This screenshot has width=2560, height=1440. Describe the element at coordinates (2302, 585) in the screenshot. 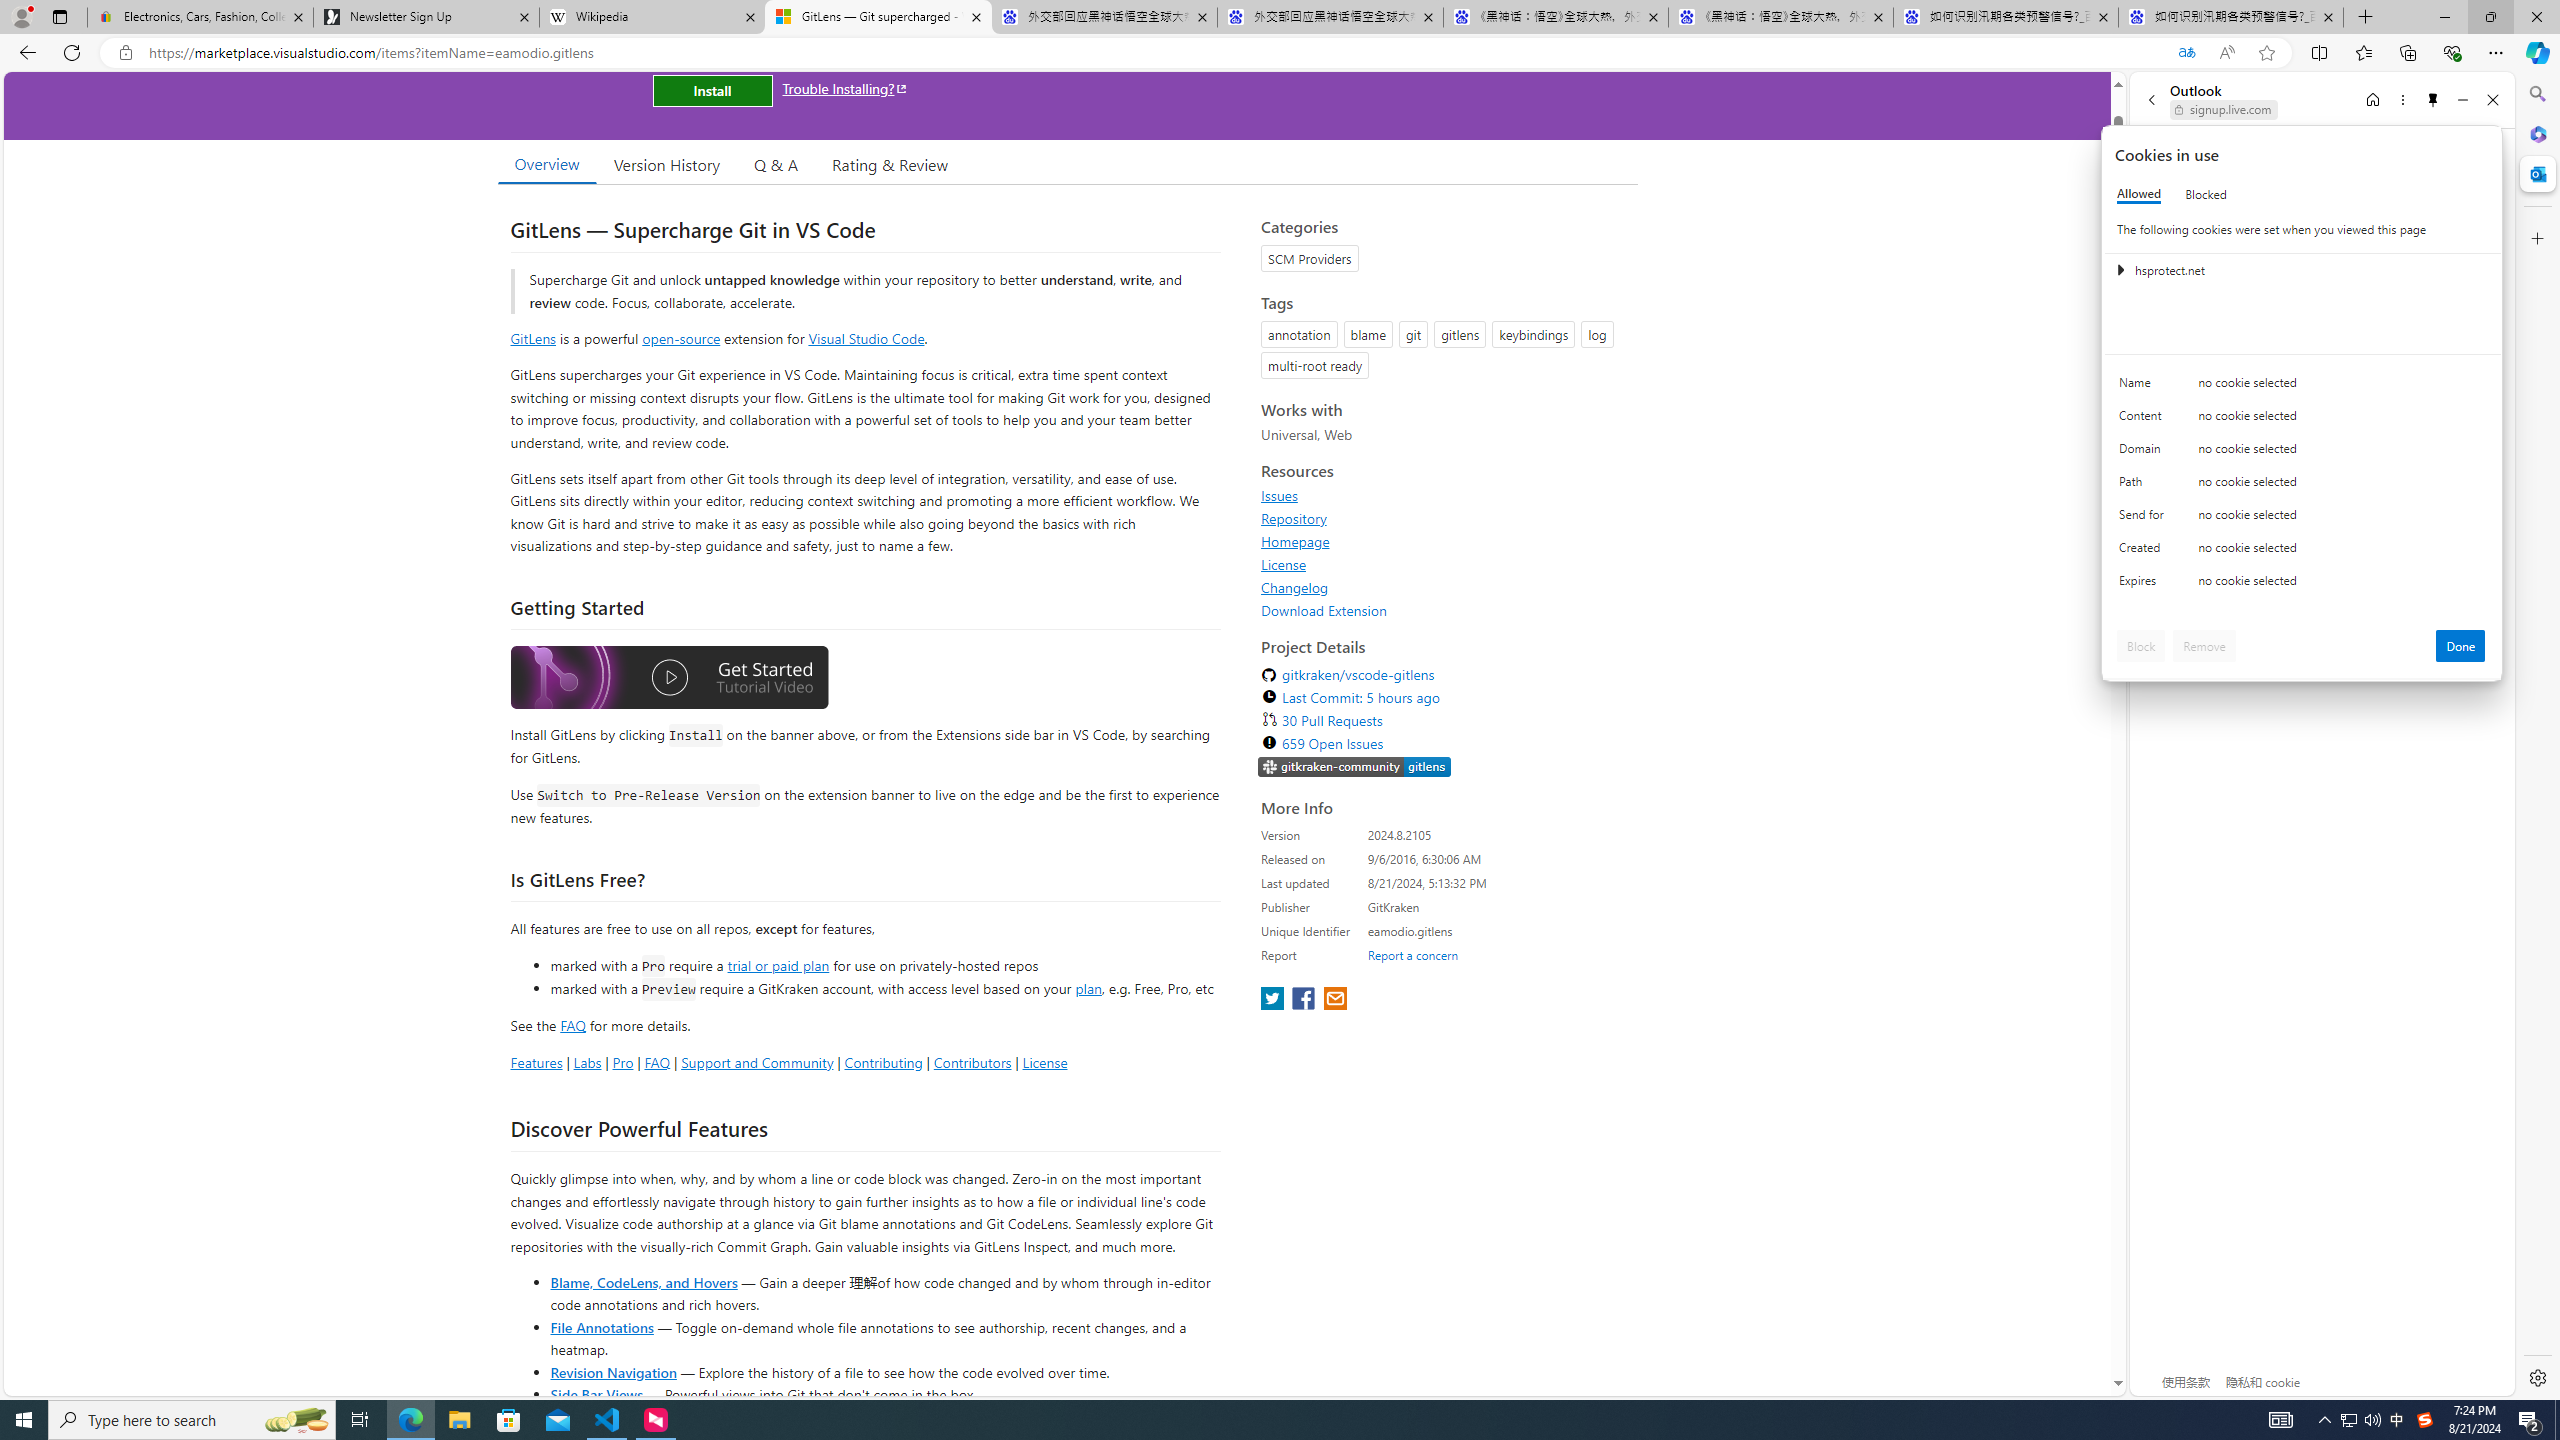

I see `'Class: c0153 c0157'` at that location.